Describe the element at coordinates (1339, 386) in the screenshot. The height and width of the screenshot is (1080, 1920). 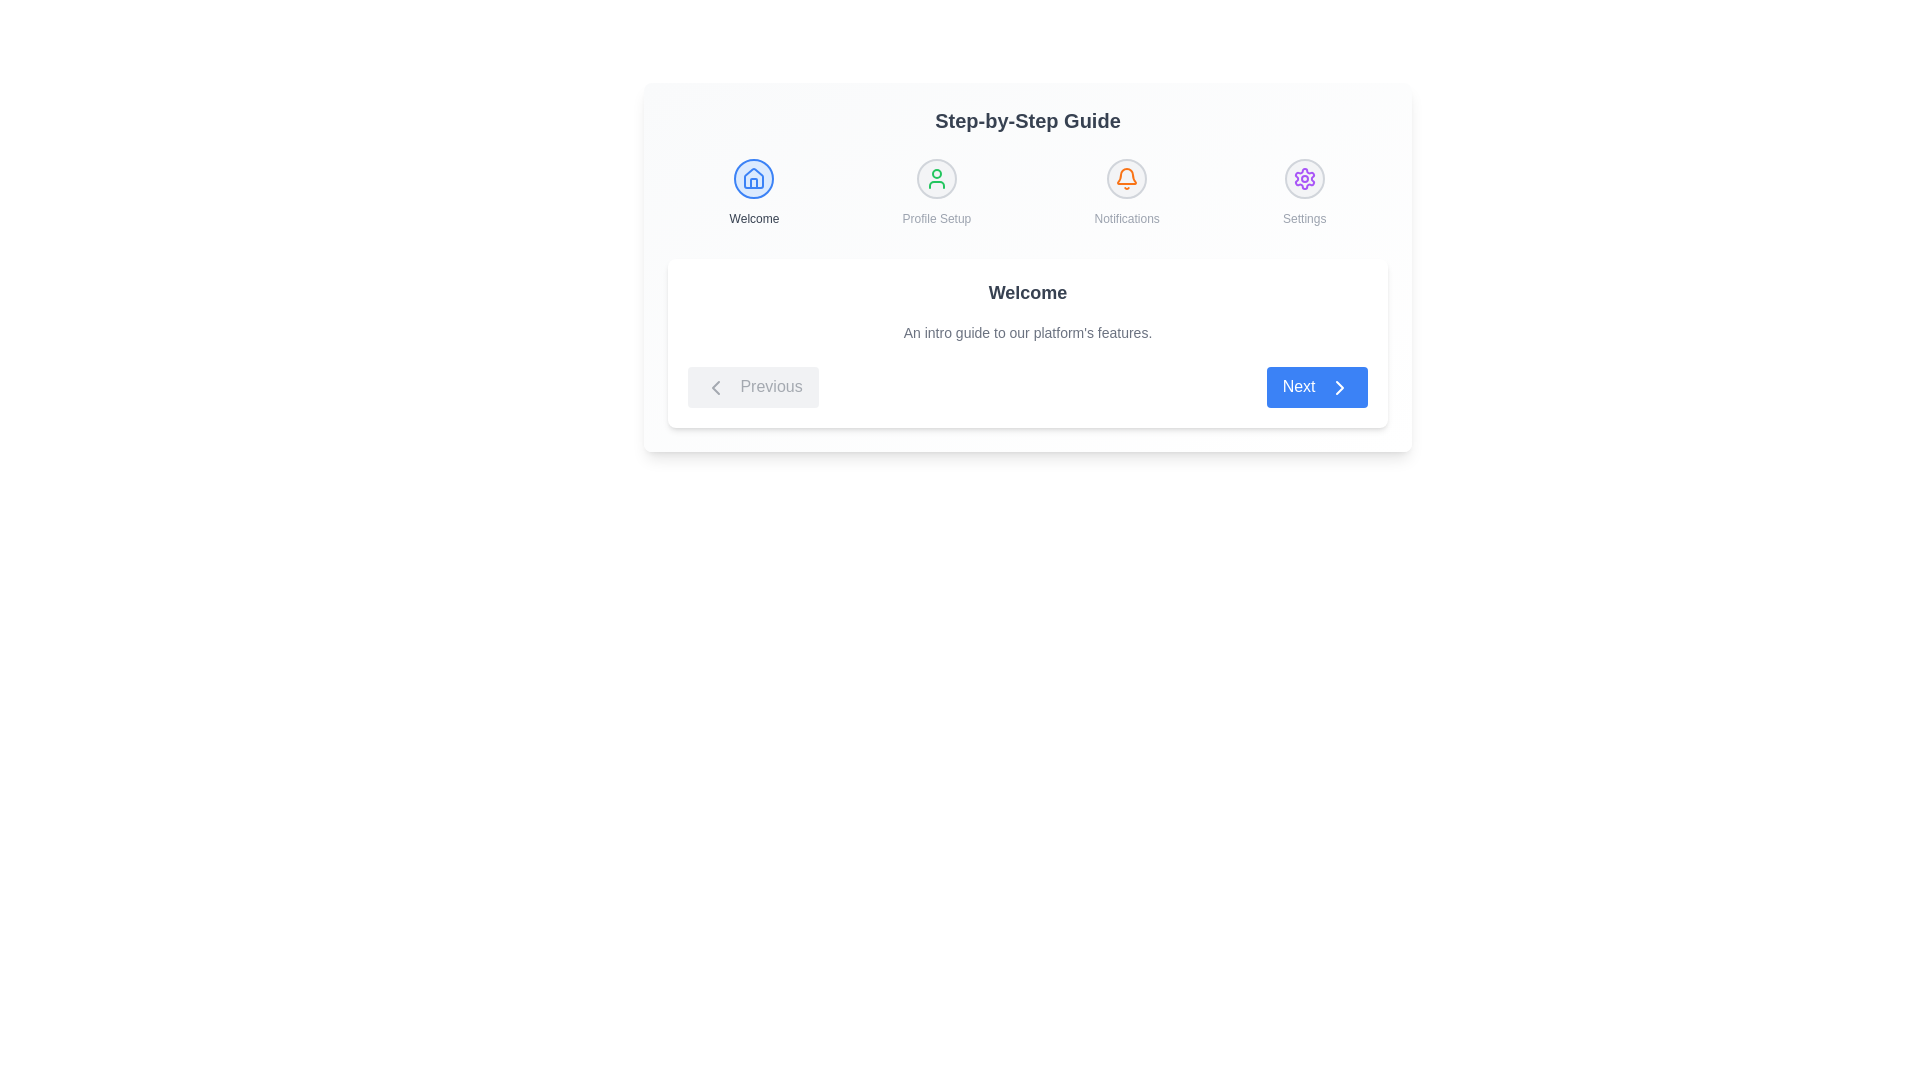
I see `the chevron icon located to the right of the 'Next' button, which serves as a visual cue for proceeding to the next step in the guide` at that location.